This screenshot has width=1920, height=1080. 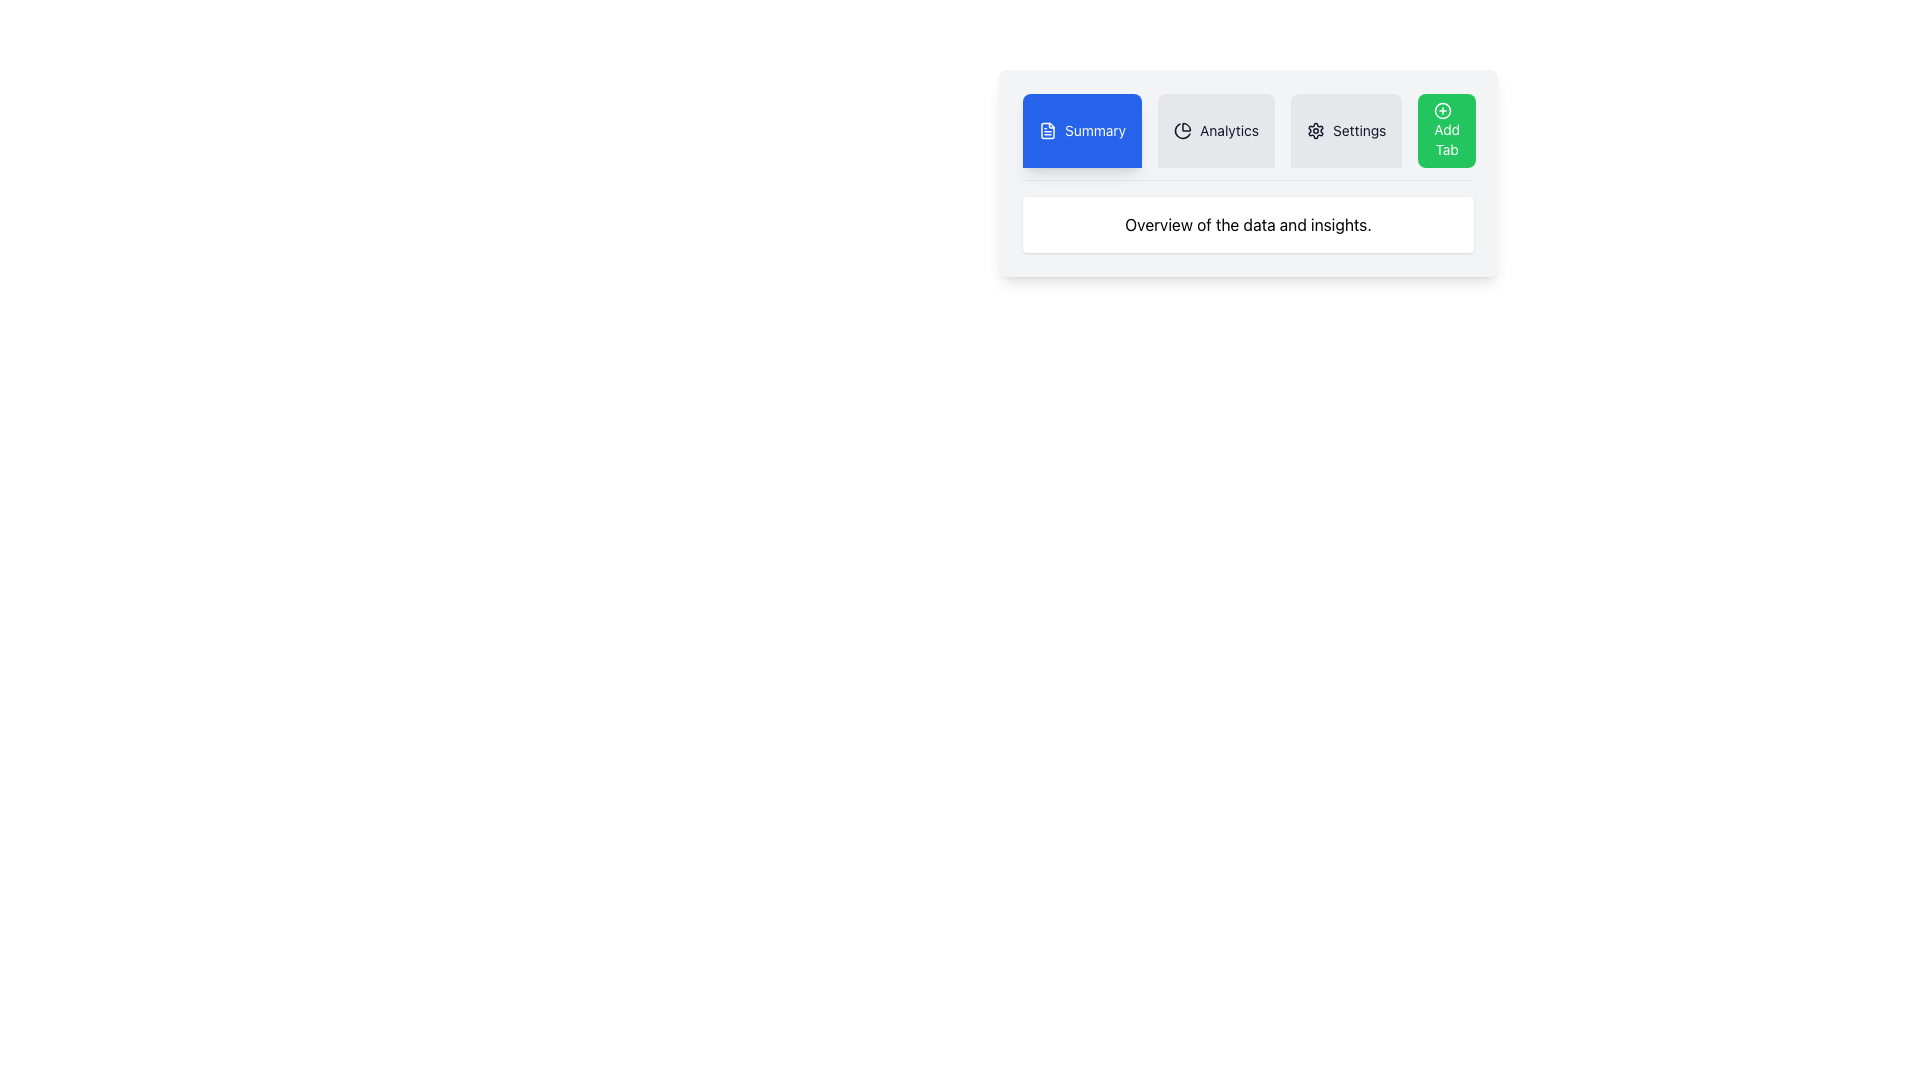 I want to click on the circular icon representing the addition action within the 'Add Tab' button located at the rightmost end of the navigation bar, so click(x=1443, y=111).